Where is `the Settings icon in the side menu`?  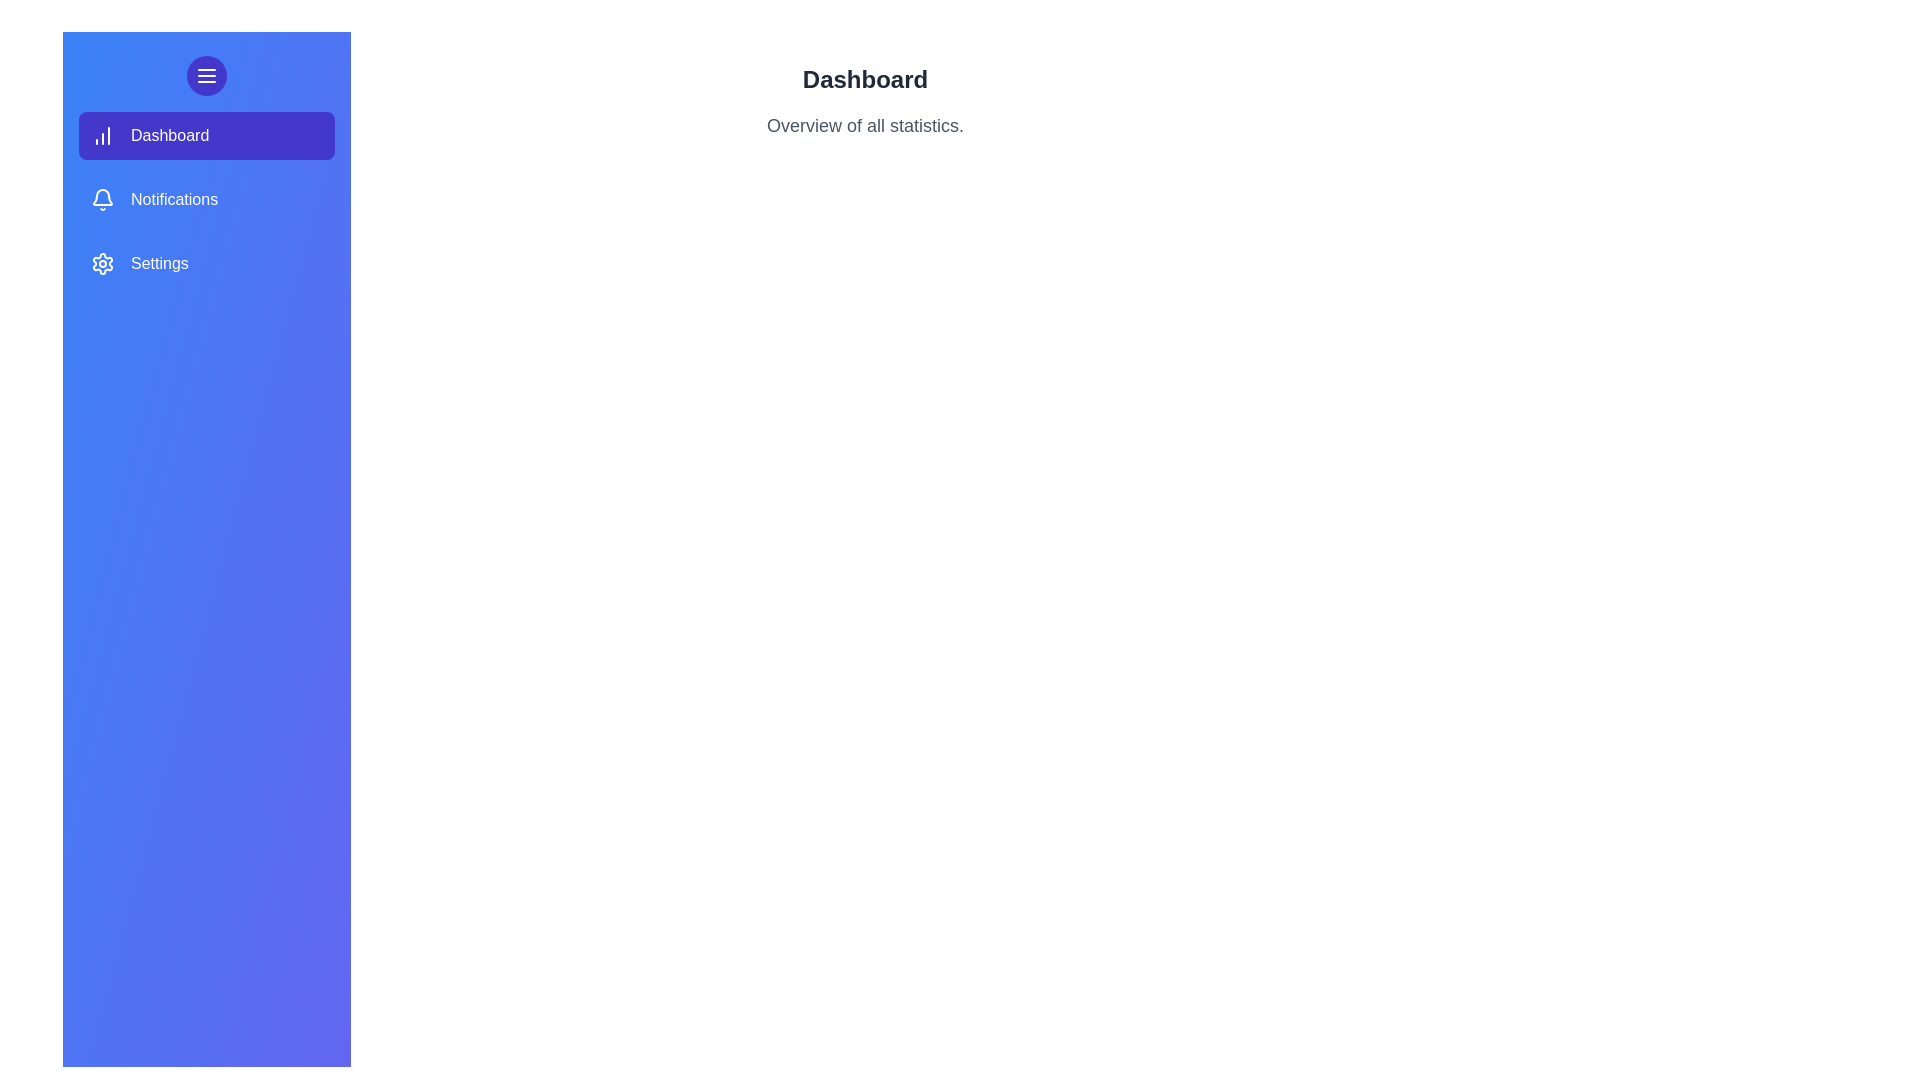
the Settings icon in the side menu is located at coordinates (101, 262).